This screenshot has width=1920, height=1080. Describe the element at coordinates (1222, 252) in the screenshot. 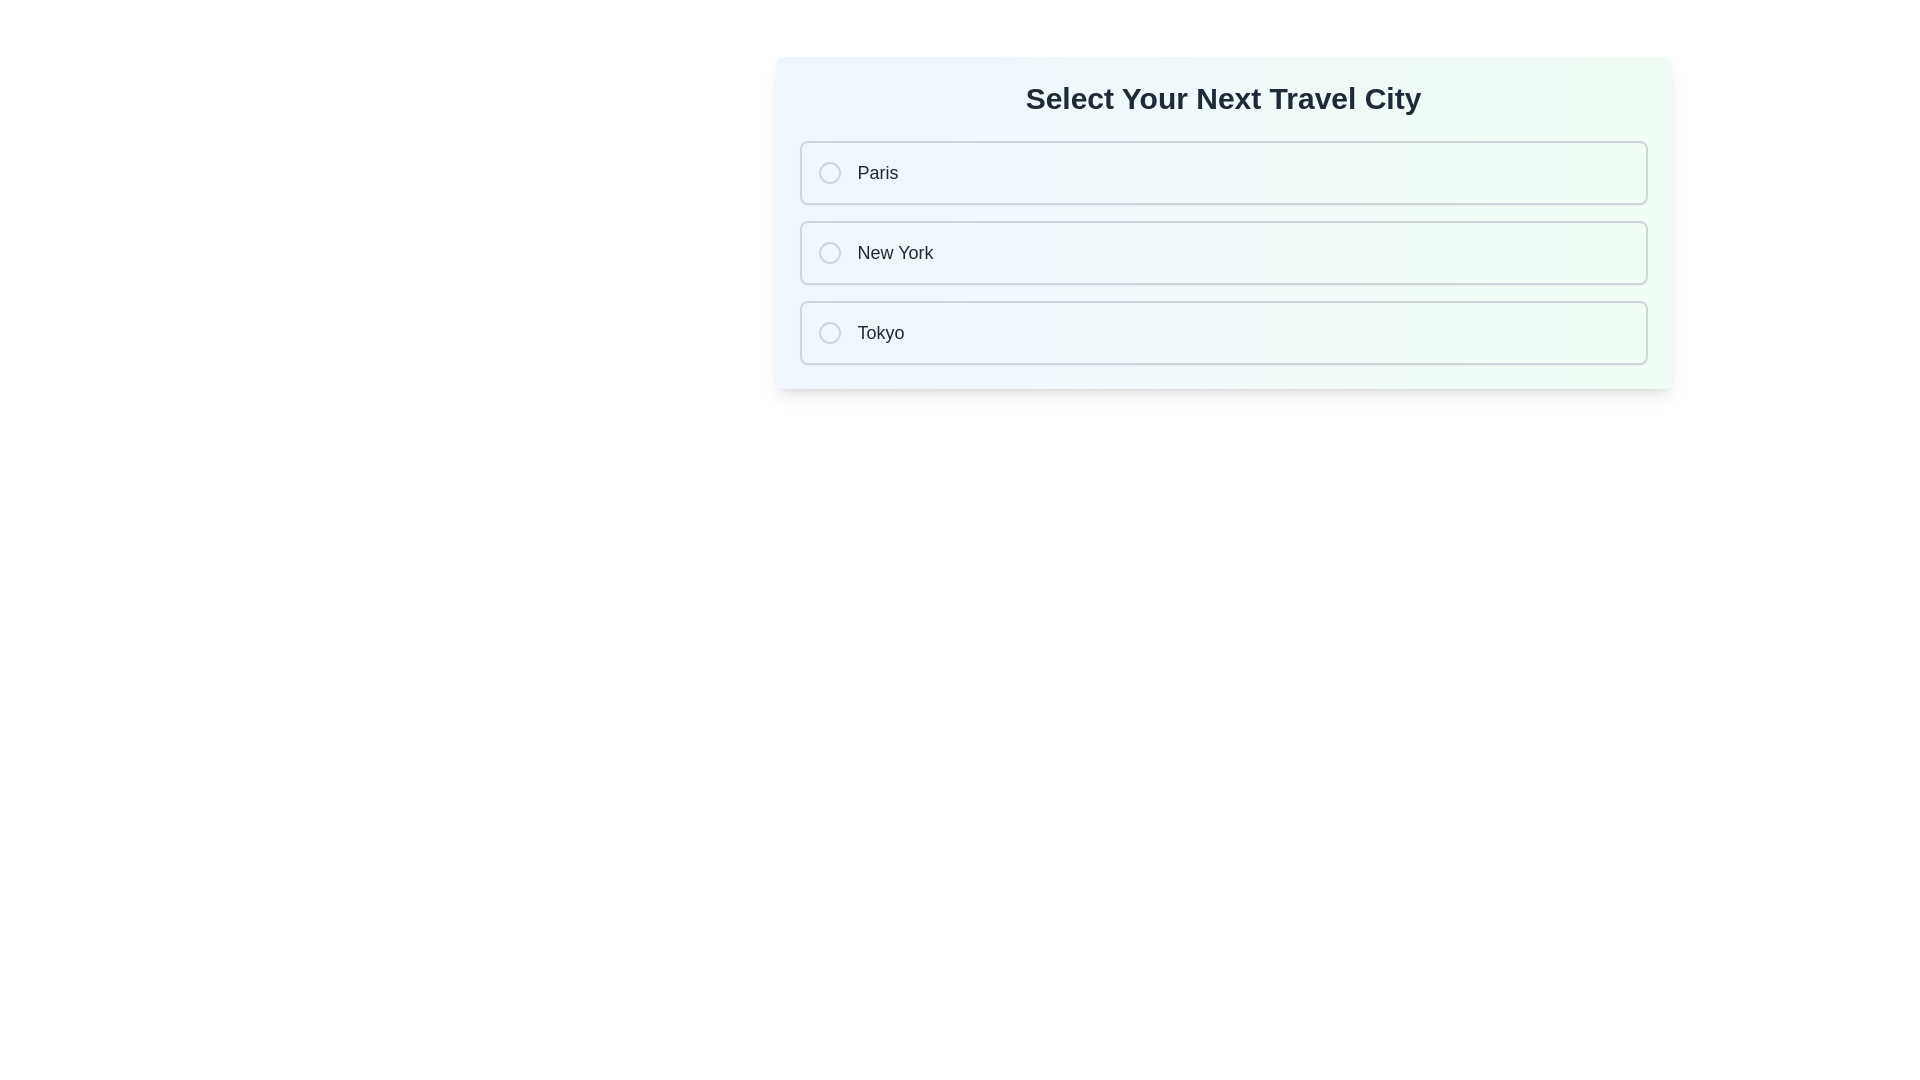

I see `the radiogroup containing the options 'Paris', 'New York', and 'Tokyo' for visual feedback` at that location.